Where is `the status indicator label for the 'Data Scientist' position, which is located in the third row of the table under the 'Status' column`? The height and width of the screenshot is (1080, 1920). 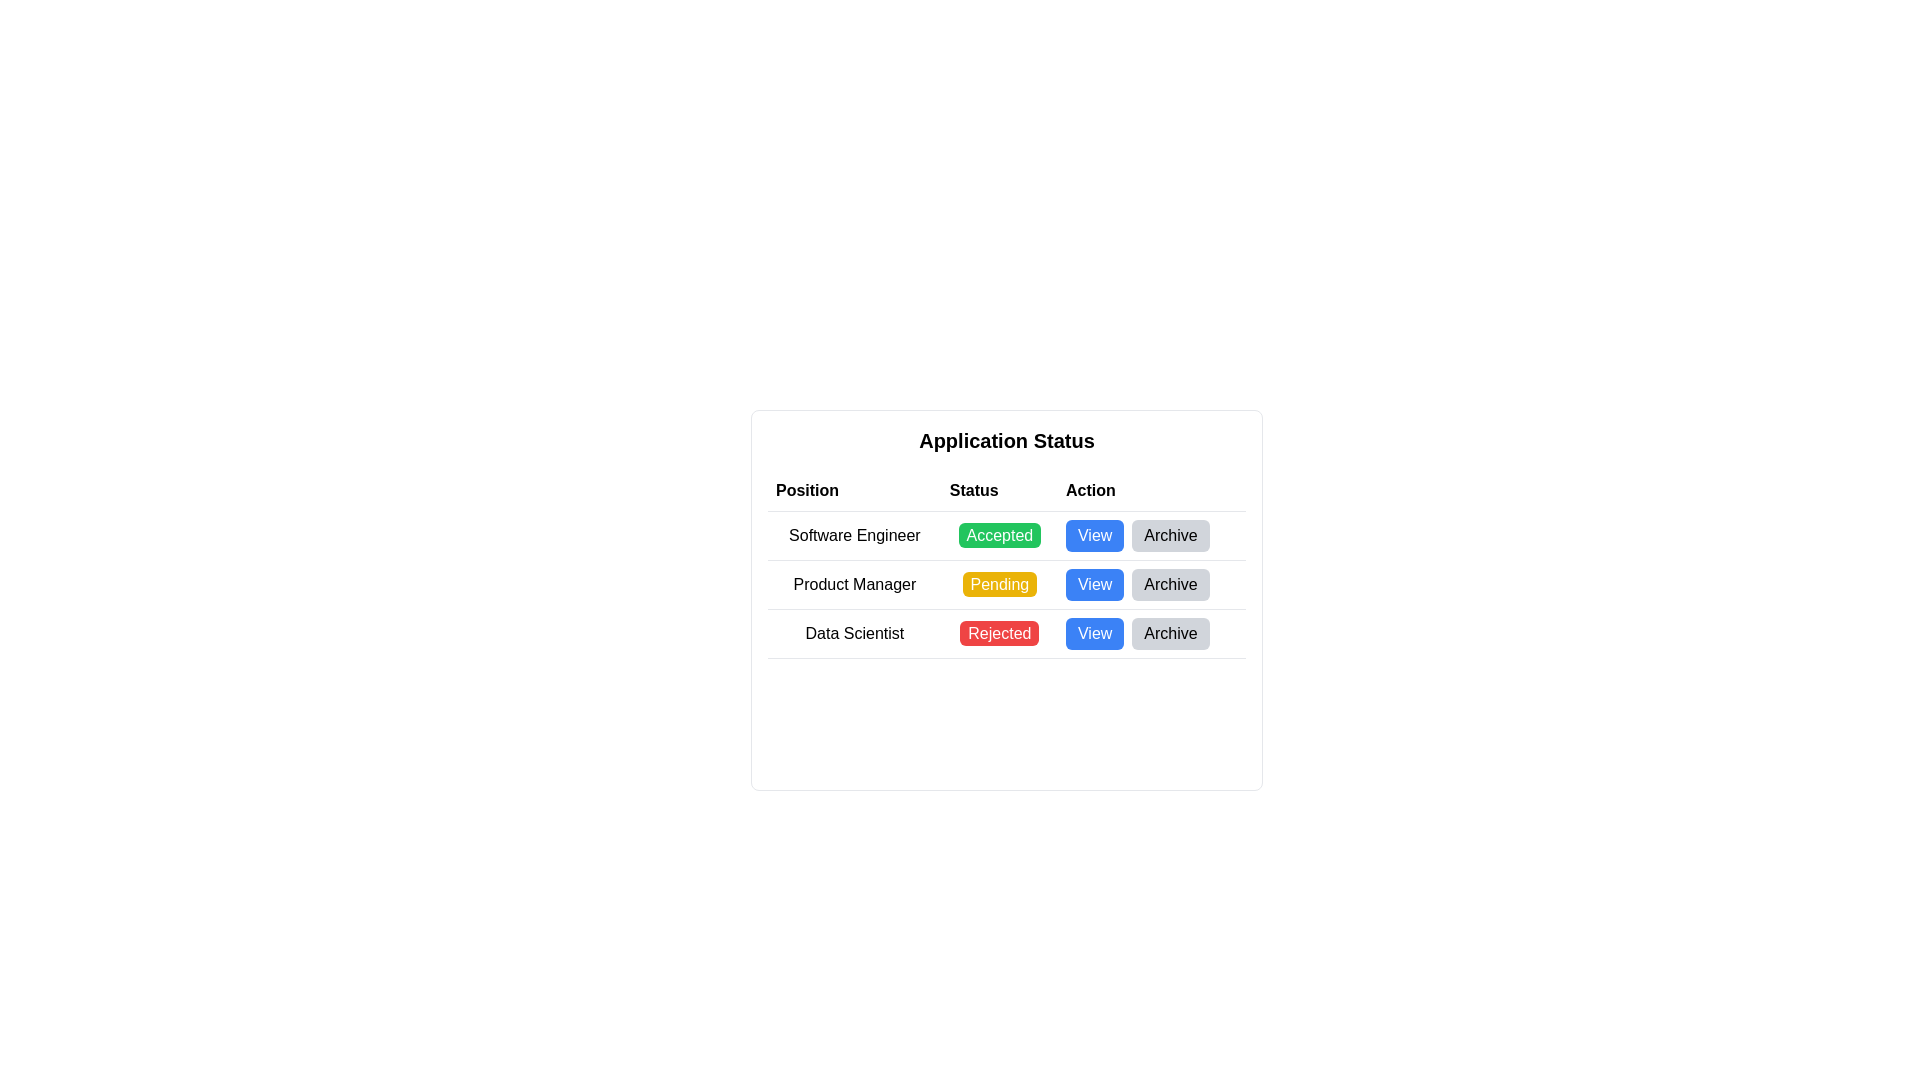 the status indicator label for the 'Data Scientist' position, which is located in the third row of the table under the 'Status' column is located at coordinates (999, 633).